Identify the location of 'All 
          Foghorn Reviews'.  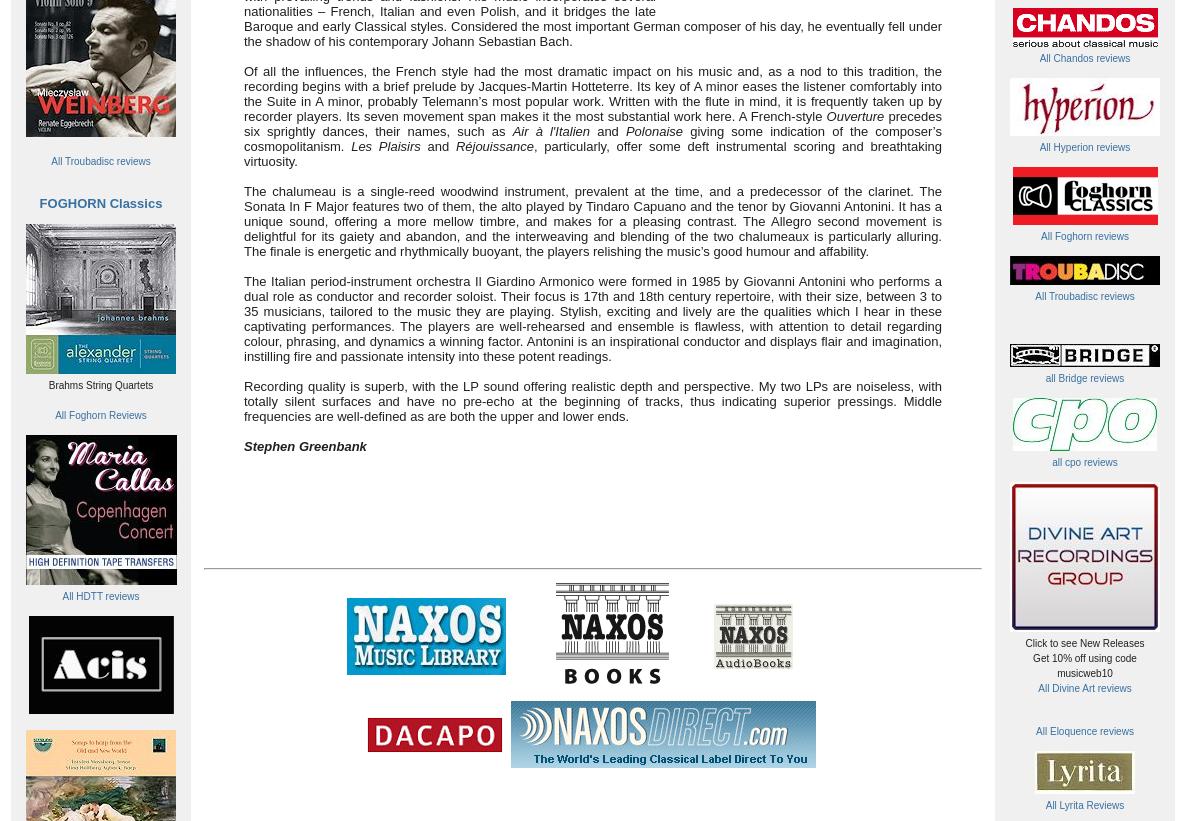
(99, 414).